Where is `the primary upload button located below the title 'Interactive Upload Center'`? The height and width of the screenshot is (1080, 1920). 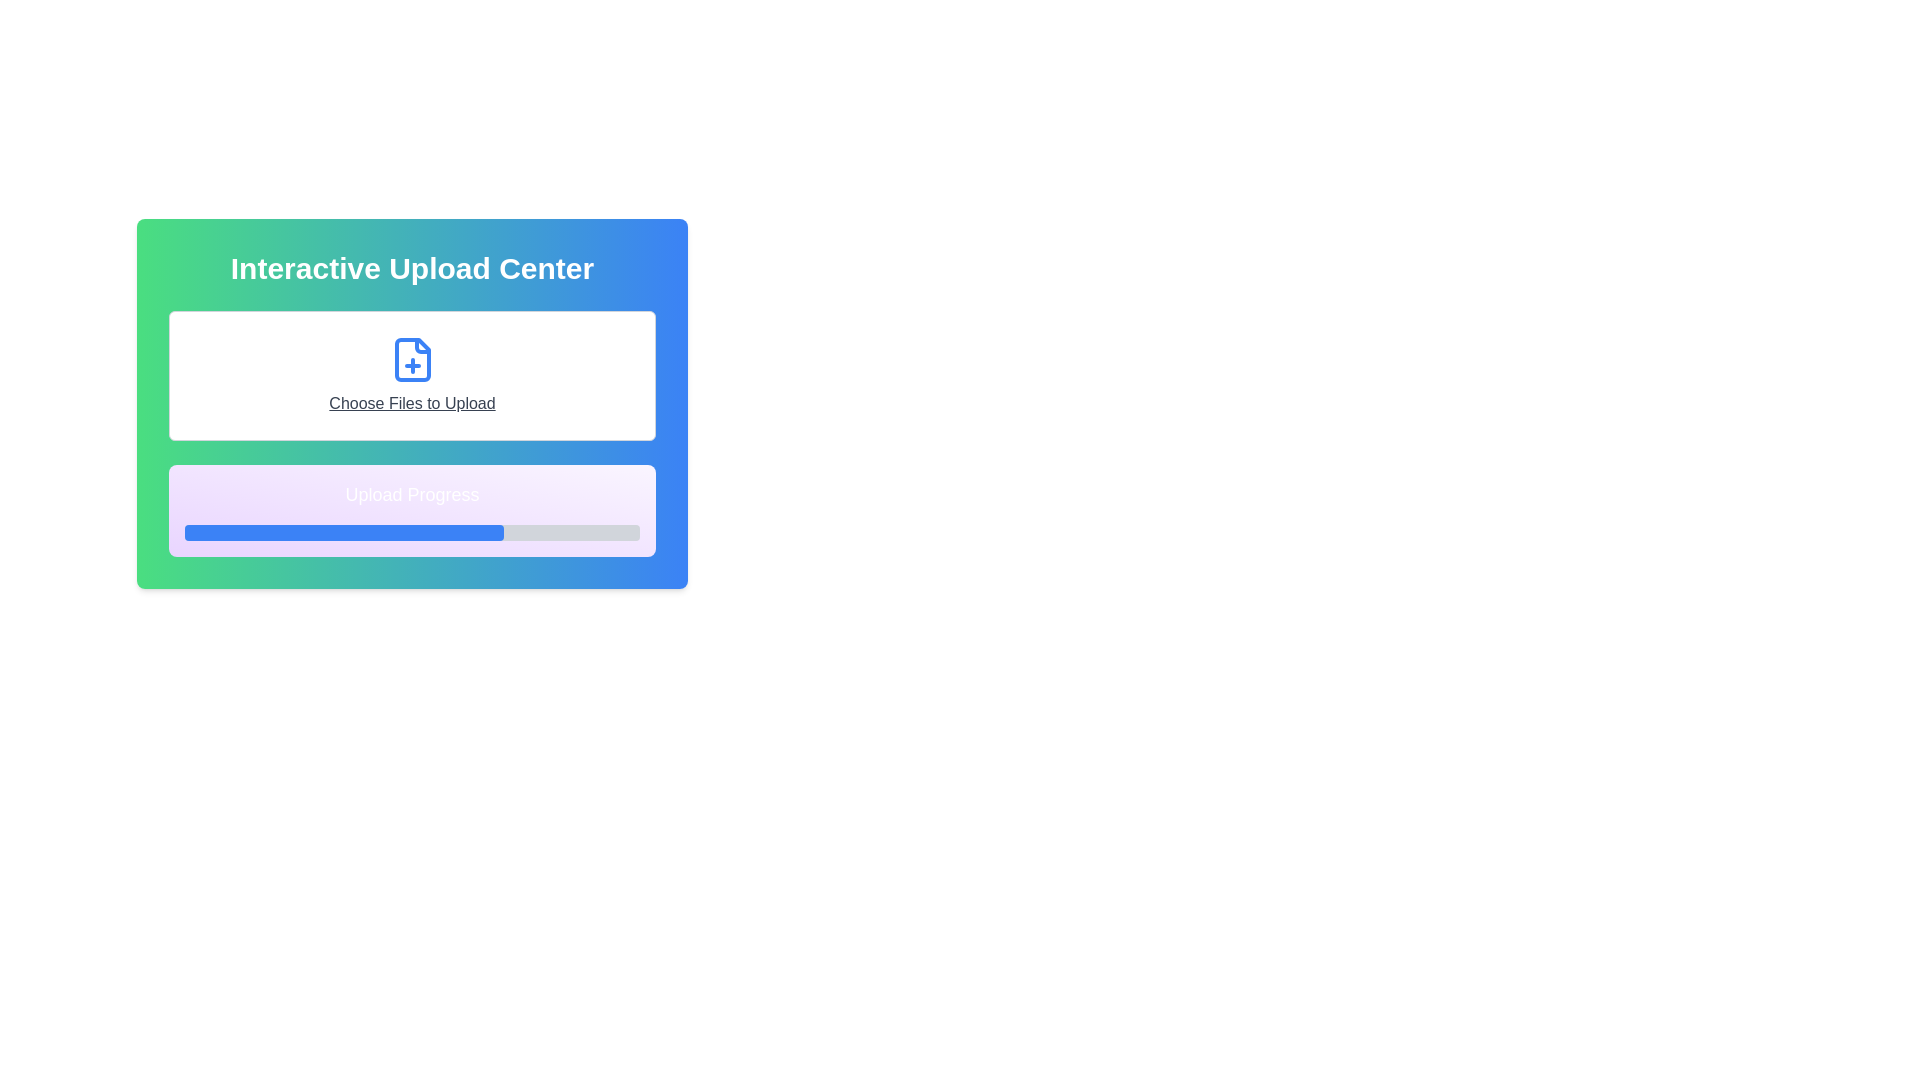 the primary upload button located below the title 'Interactive Upload Center' is located at coordinates (411, 375).